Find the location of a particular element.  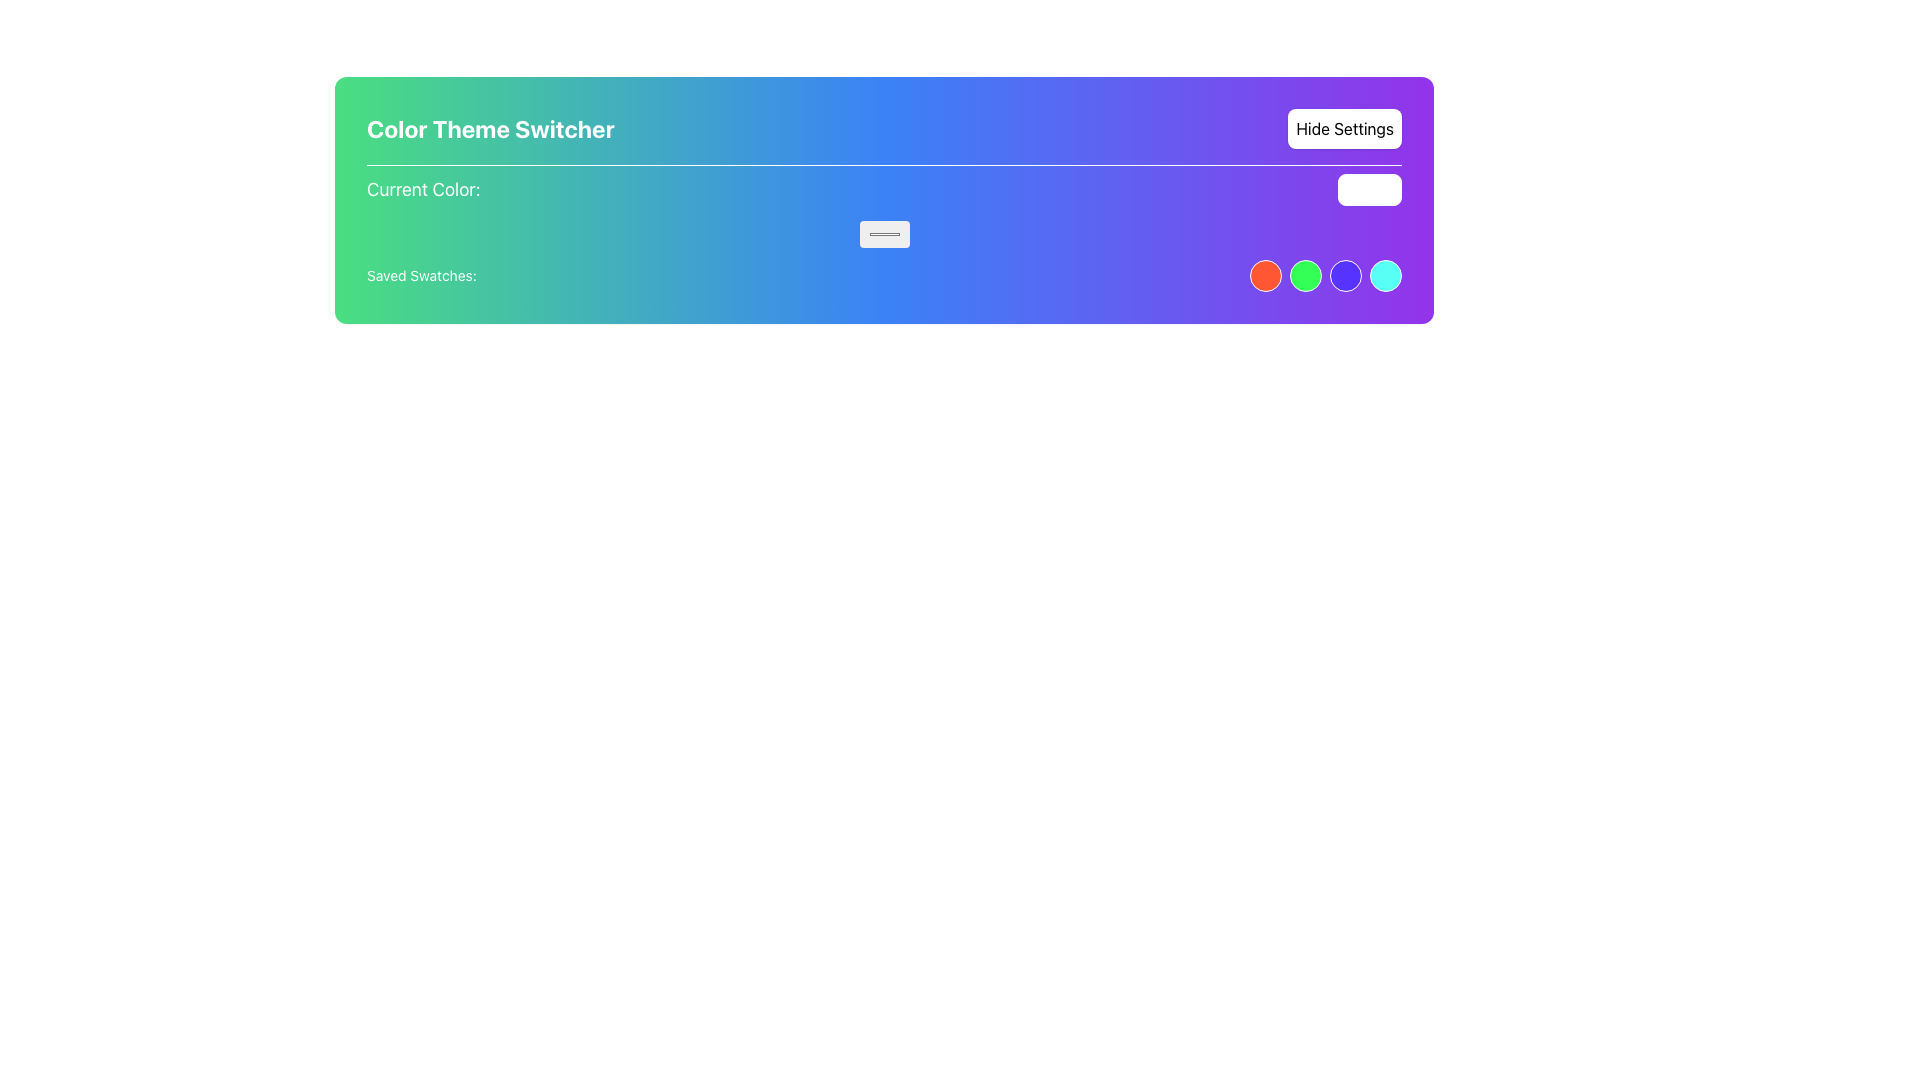

the third button in a horizontal grouping of four buttons located towards the bottom right of the interface is located at coordinates (1345, 276).